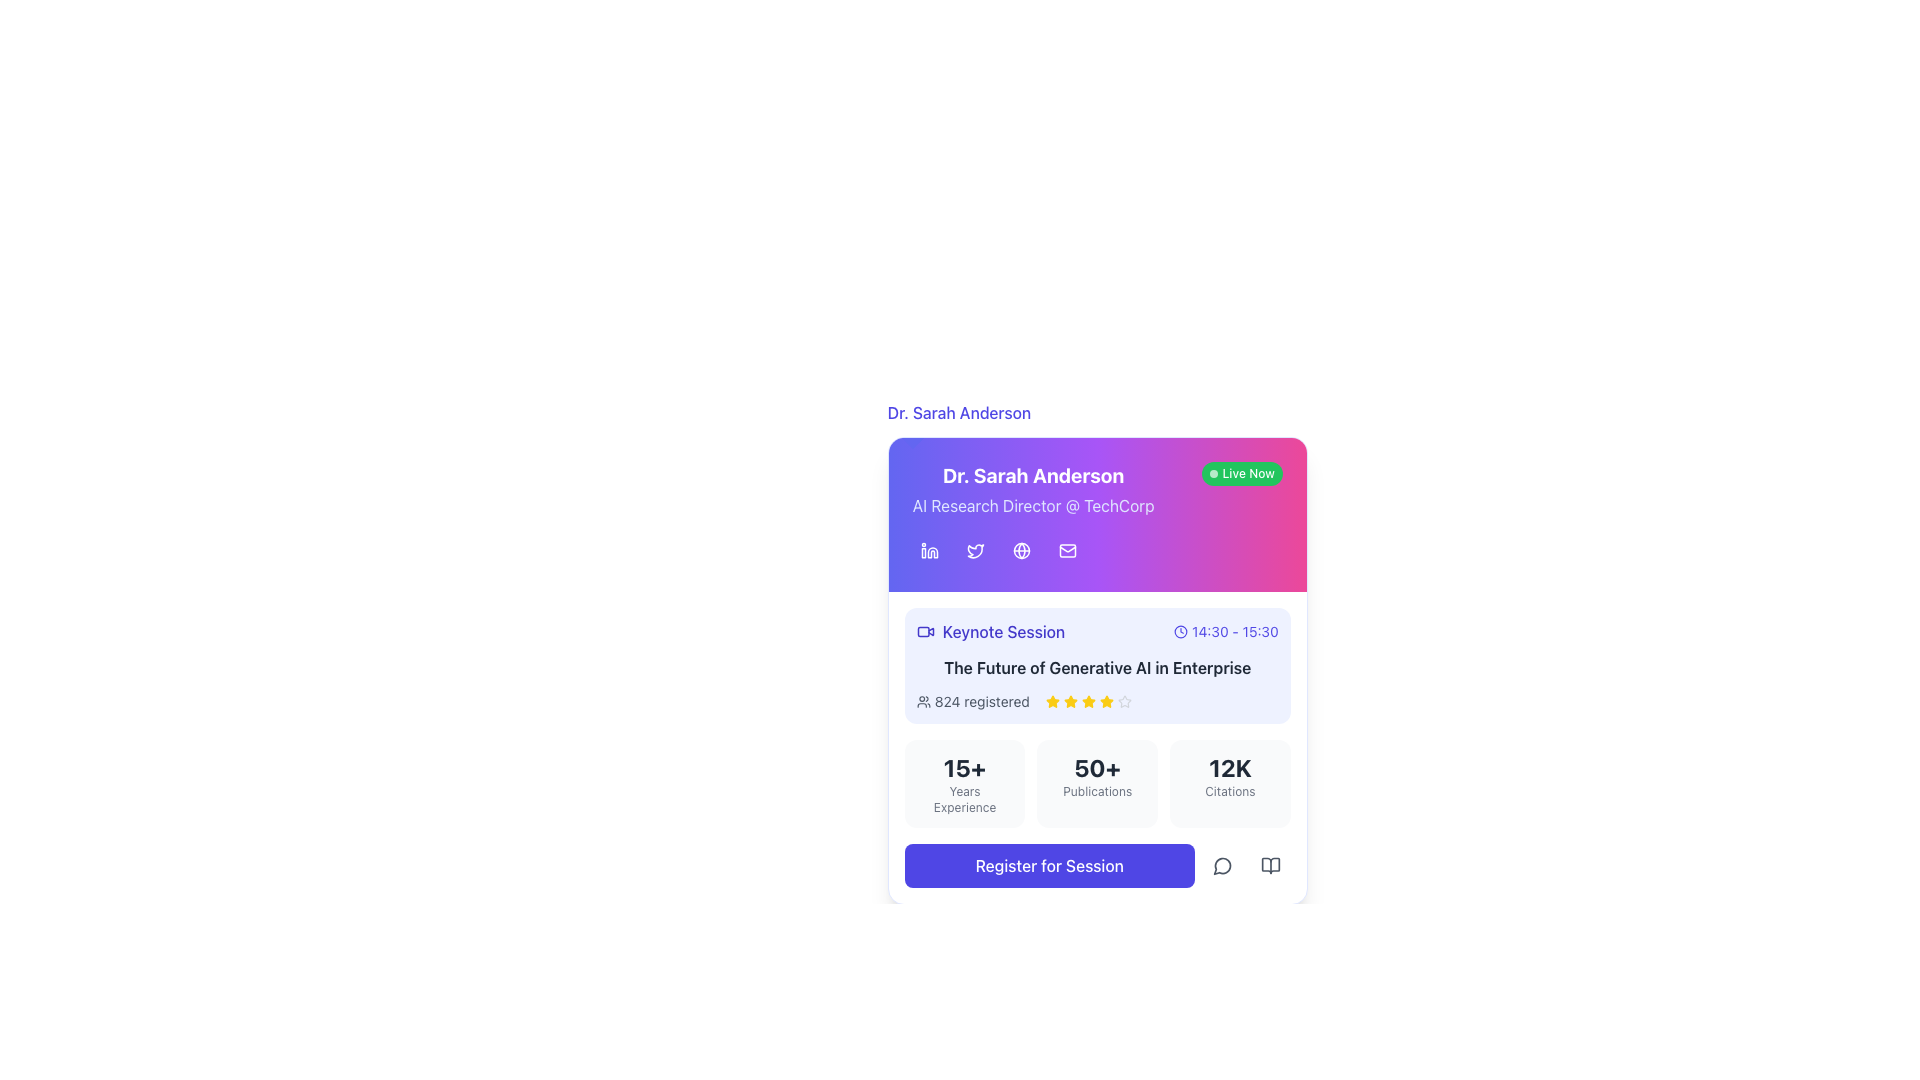  I want to click on the circular SVG element that resembles a globe in Dr. Sarah Anderson's information card, so click(1021, 551).